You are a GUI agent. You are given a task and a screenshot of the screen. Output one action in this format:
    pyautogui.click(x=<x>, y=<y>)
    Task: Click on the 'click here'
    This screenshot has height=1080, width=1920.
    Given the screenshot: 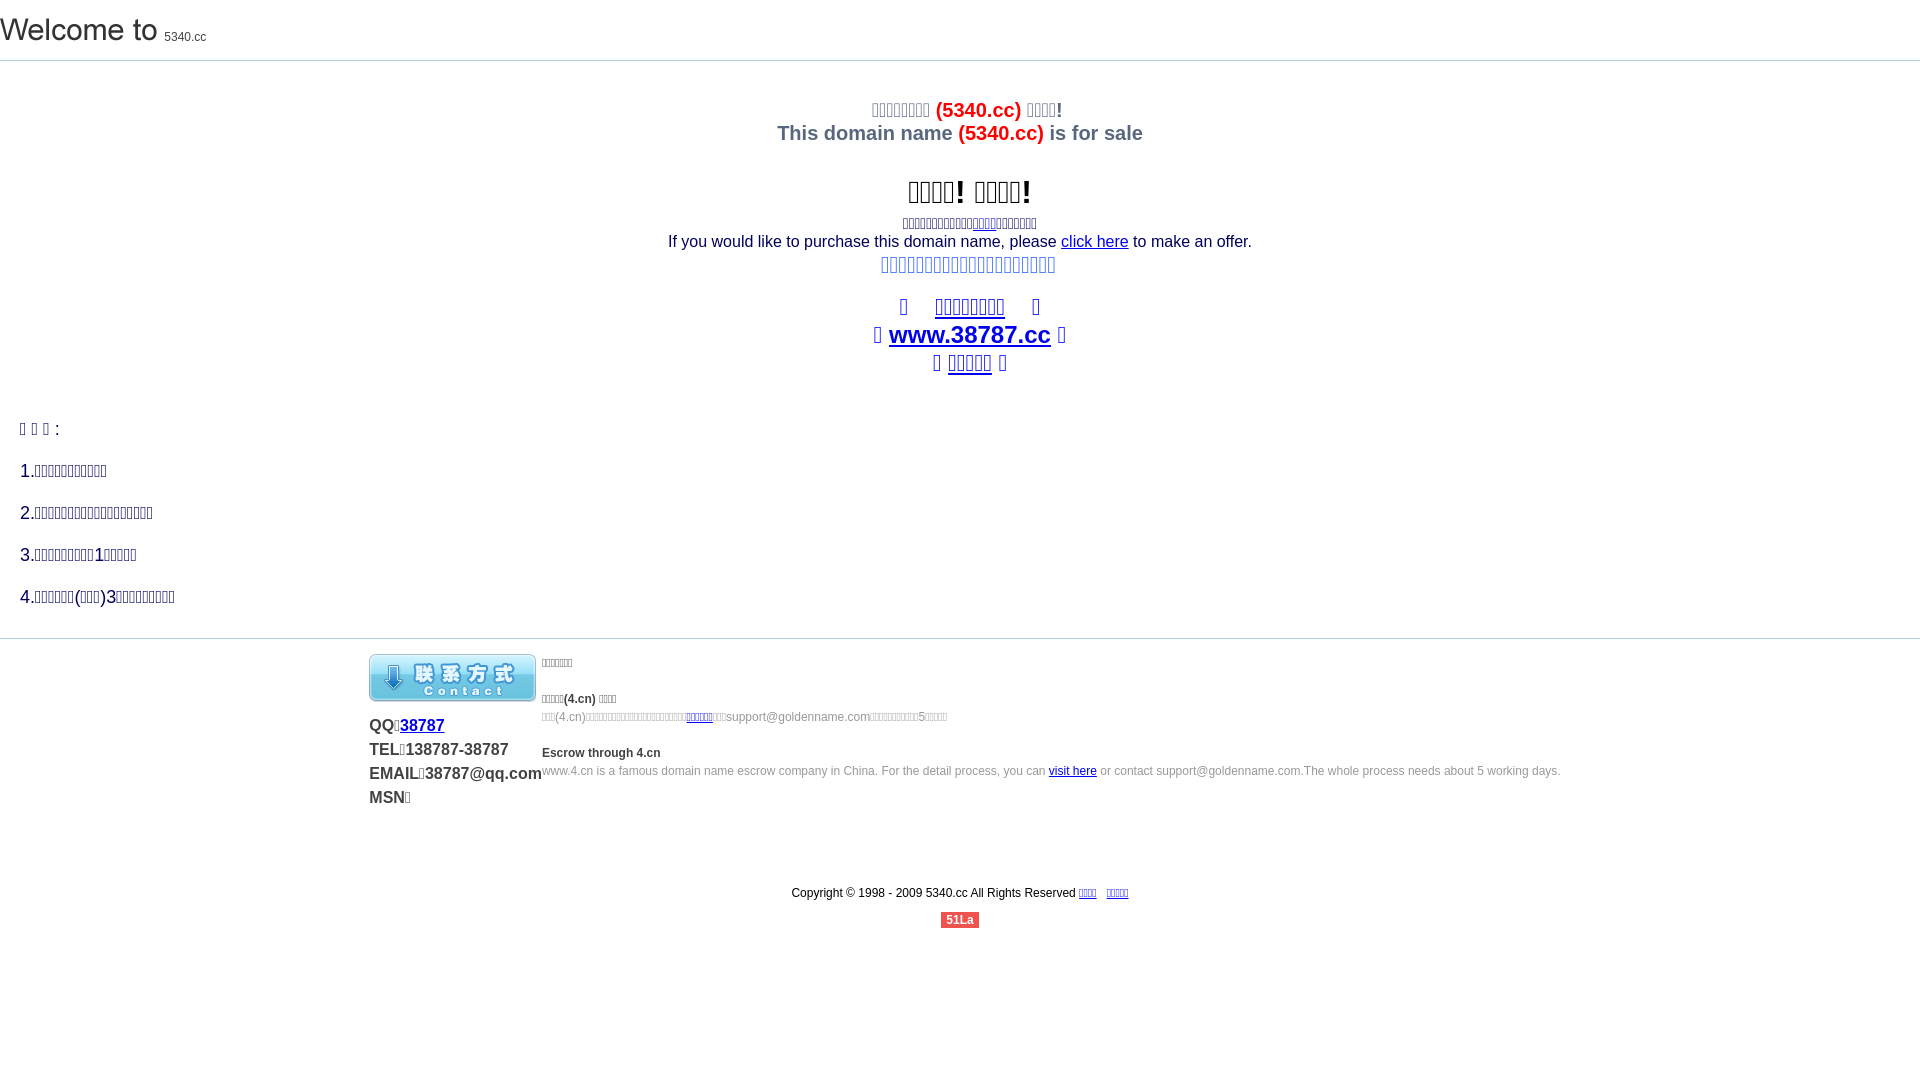 What is the action you would take?
    pyautogui.click(x=1093, y=242)
    